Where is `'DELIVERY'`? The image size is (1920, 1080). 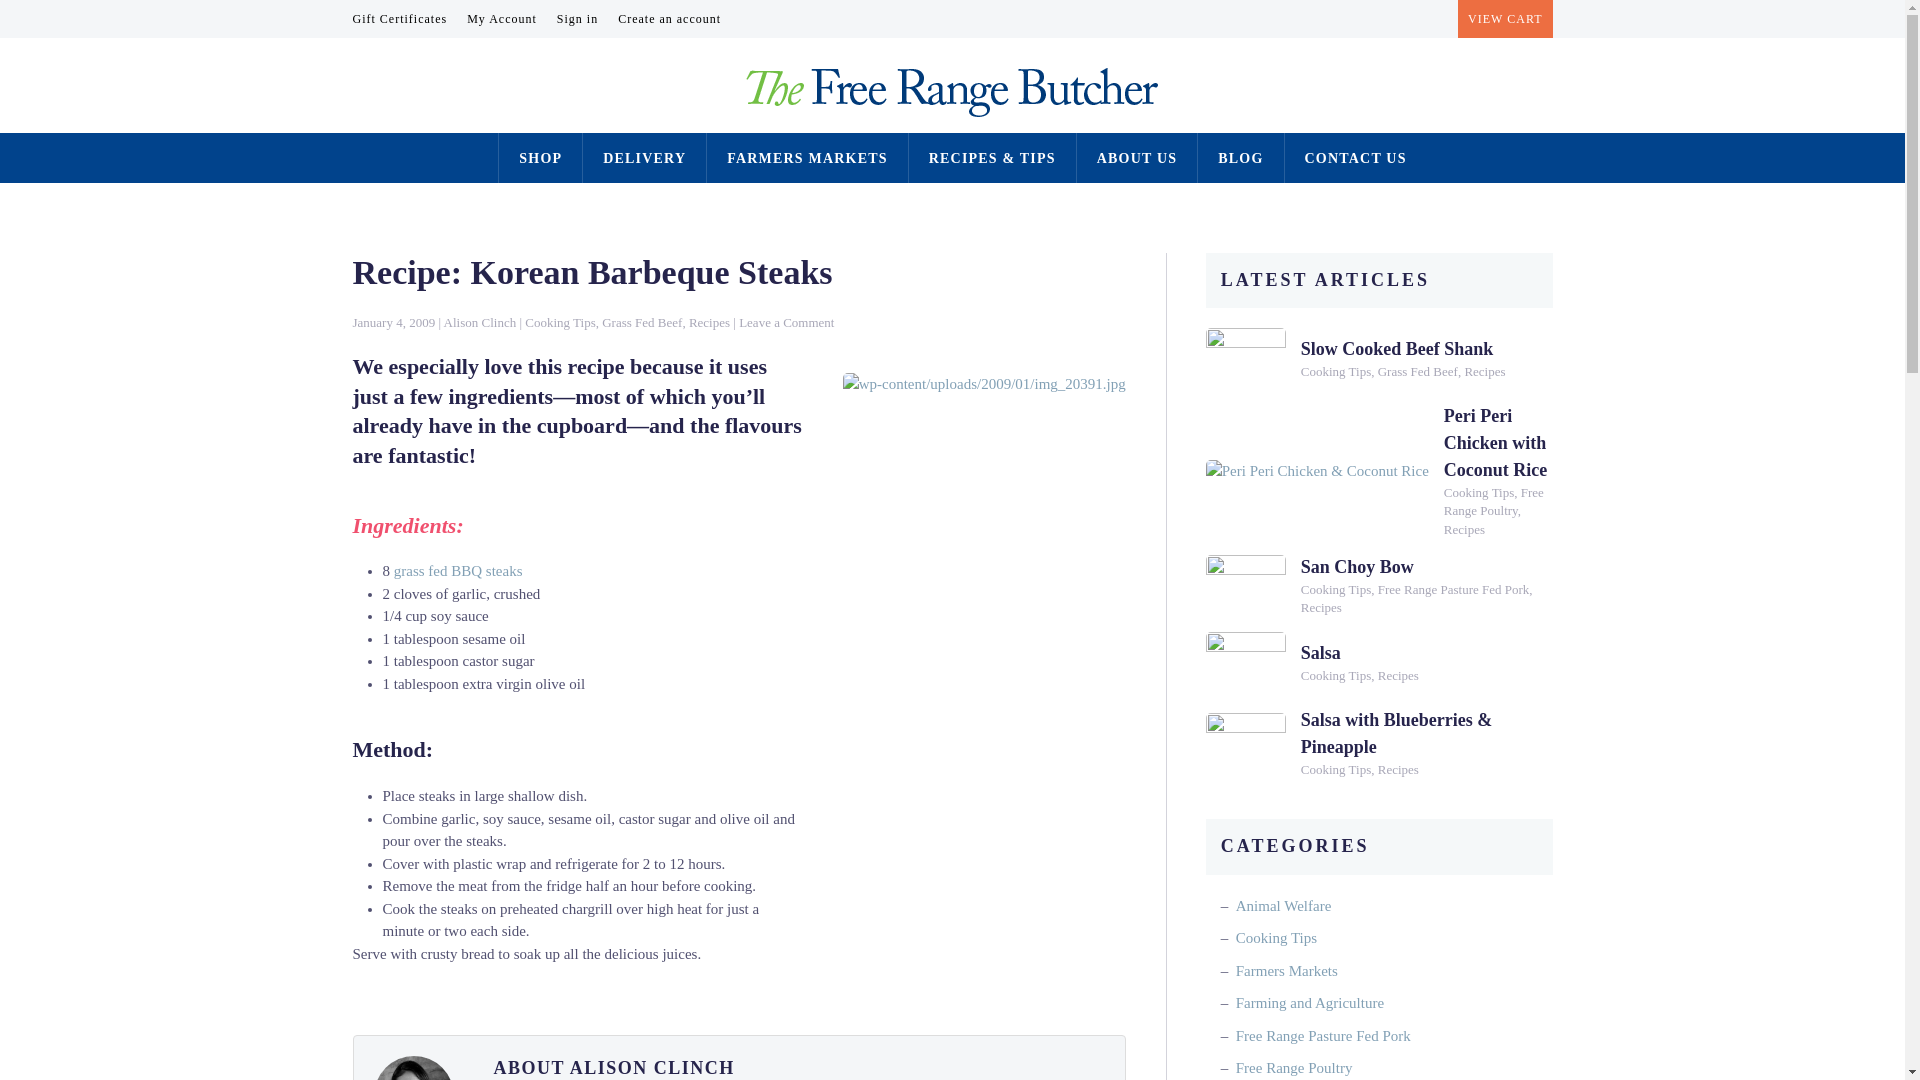 'DELIVERY' is located at coordinates (644, 157).